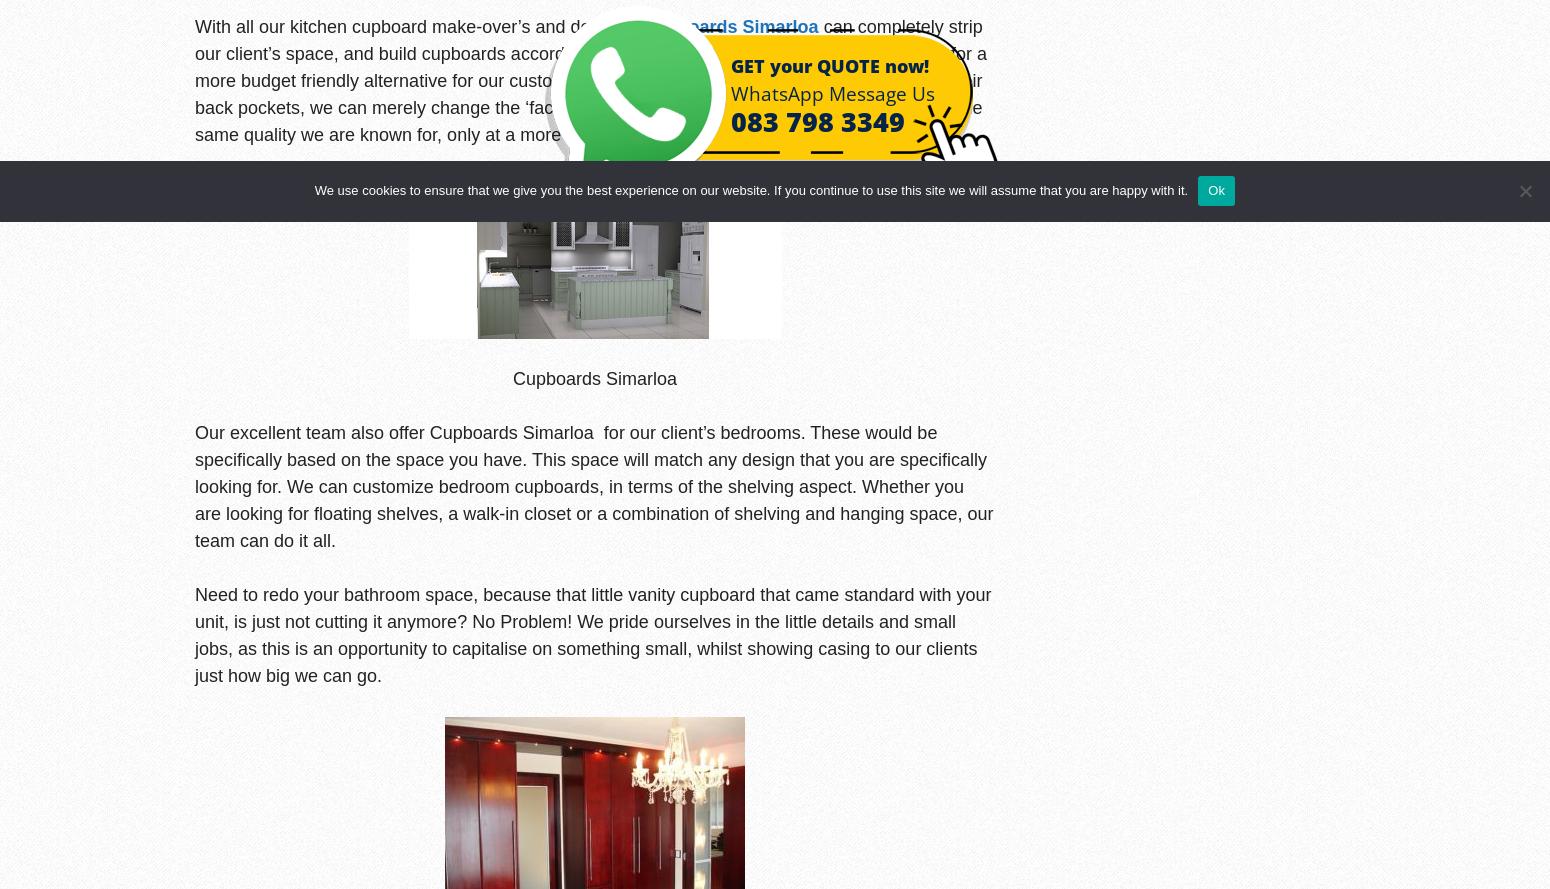 The width and height of the screenshot is (1550, 889). Describe the element at coordinates (730, 64) in the screenshot. I see `'GET your QUOTE now!'` at that location.